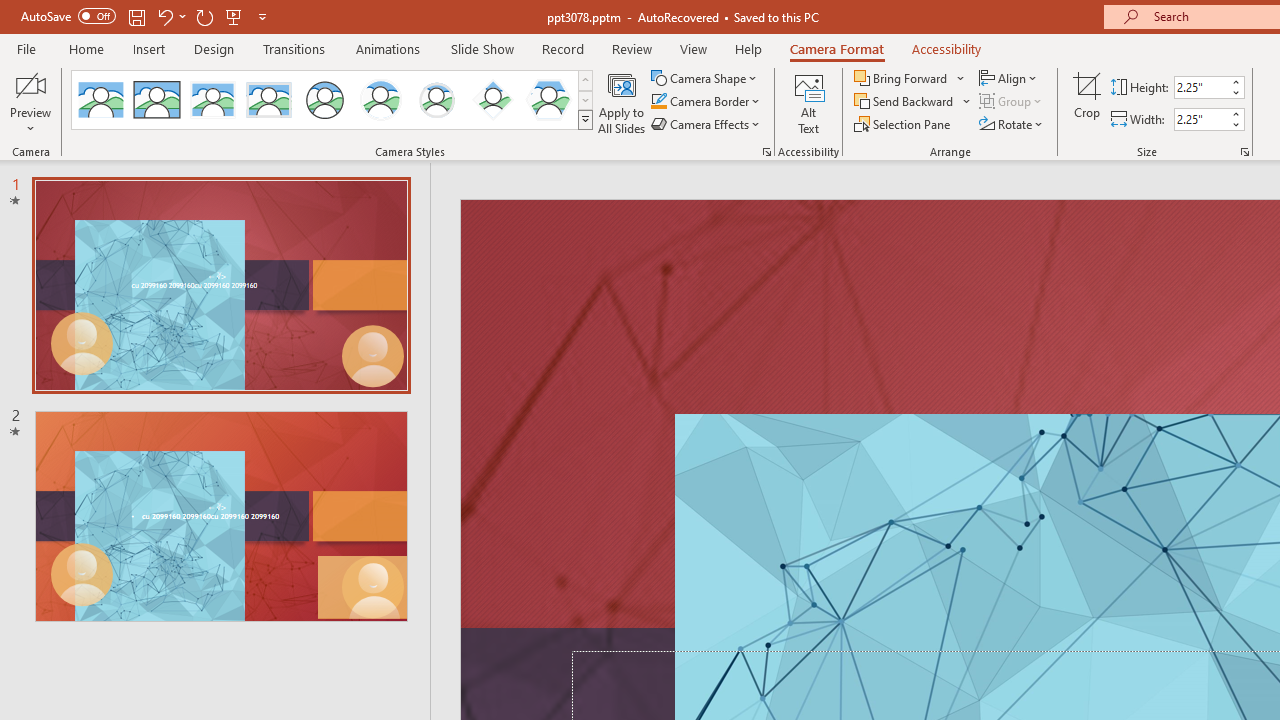 The image size is (1280, 720). I want to click on 'Soft Edge Rectangle', so click(267, 100).